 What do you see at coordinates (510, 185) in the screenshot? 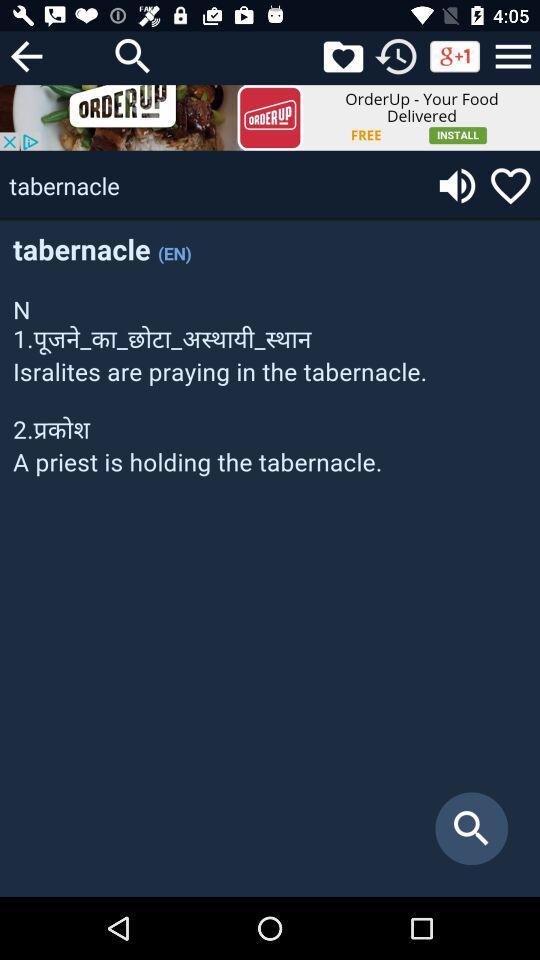
I see `the favorite icon` at bounding box center [510, 185].